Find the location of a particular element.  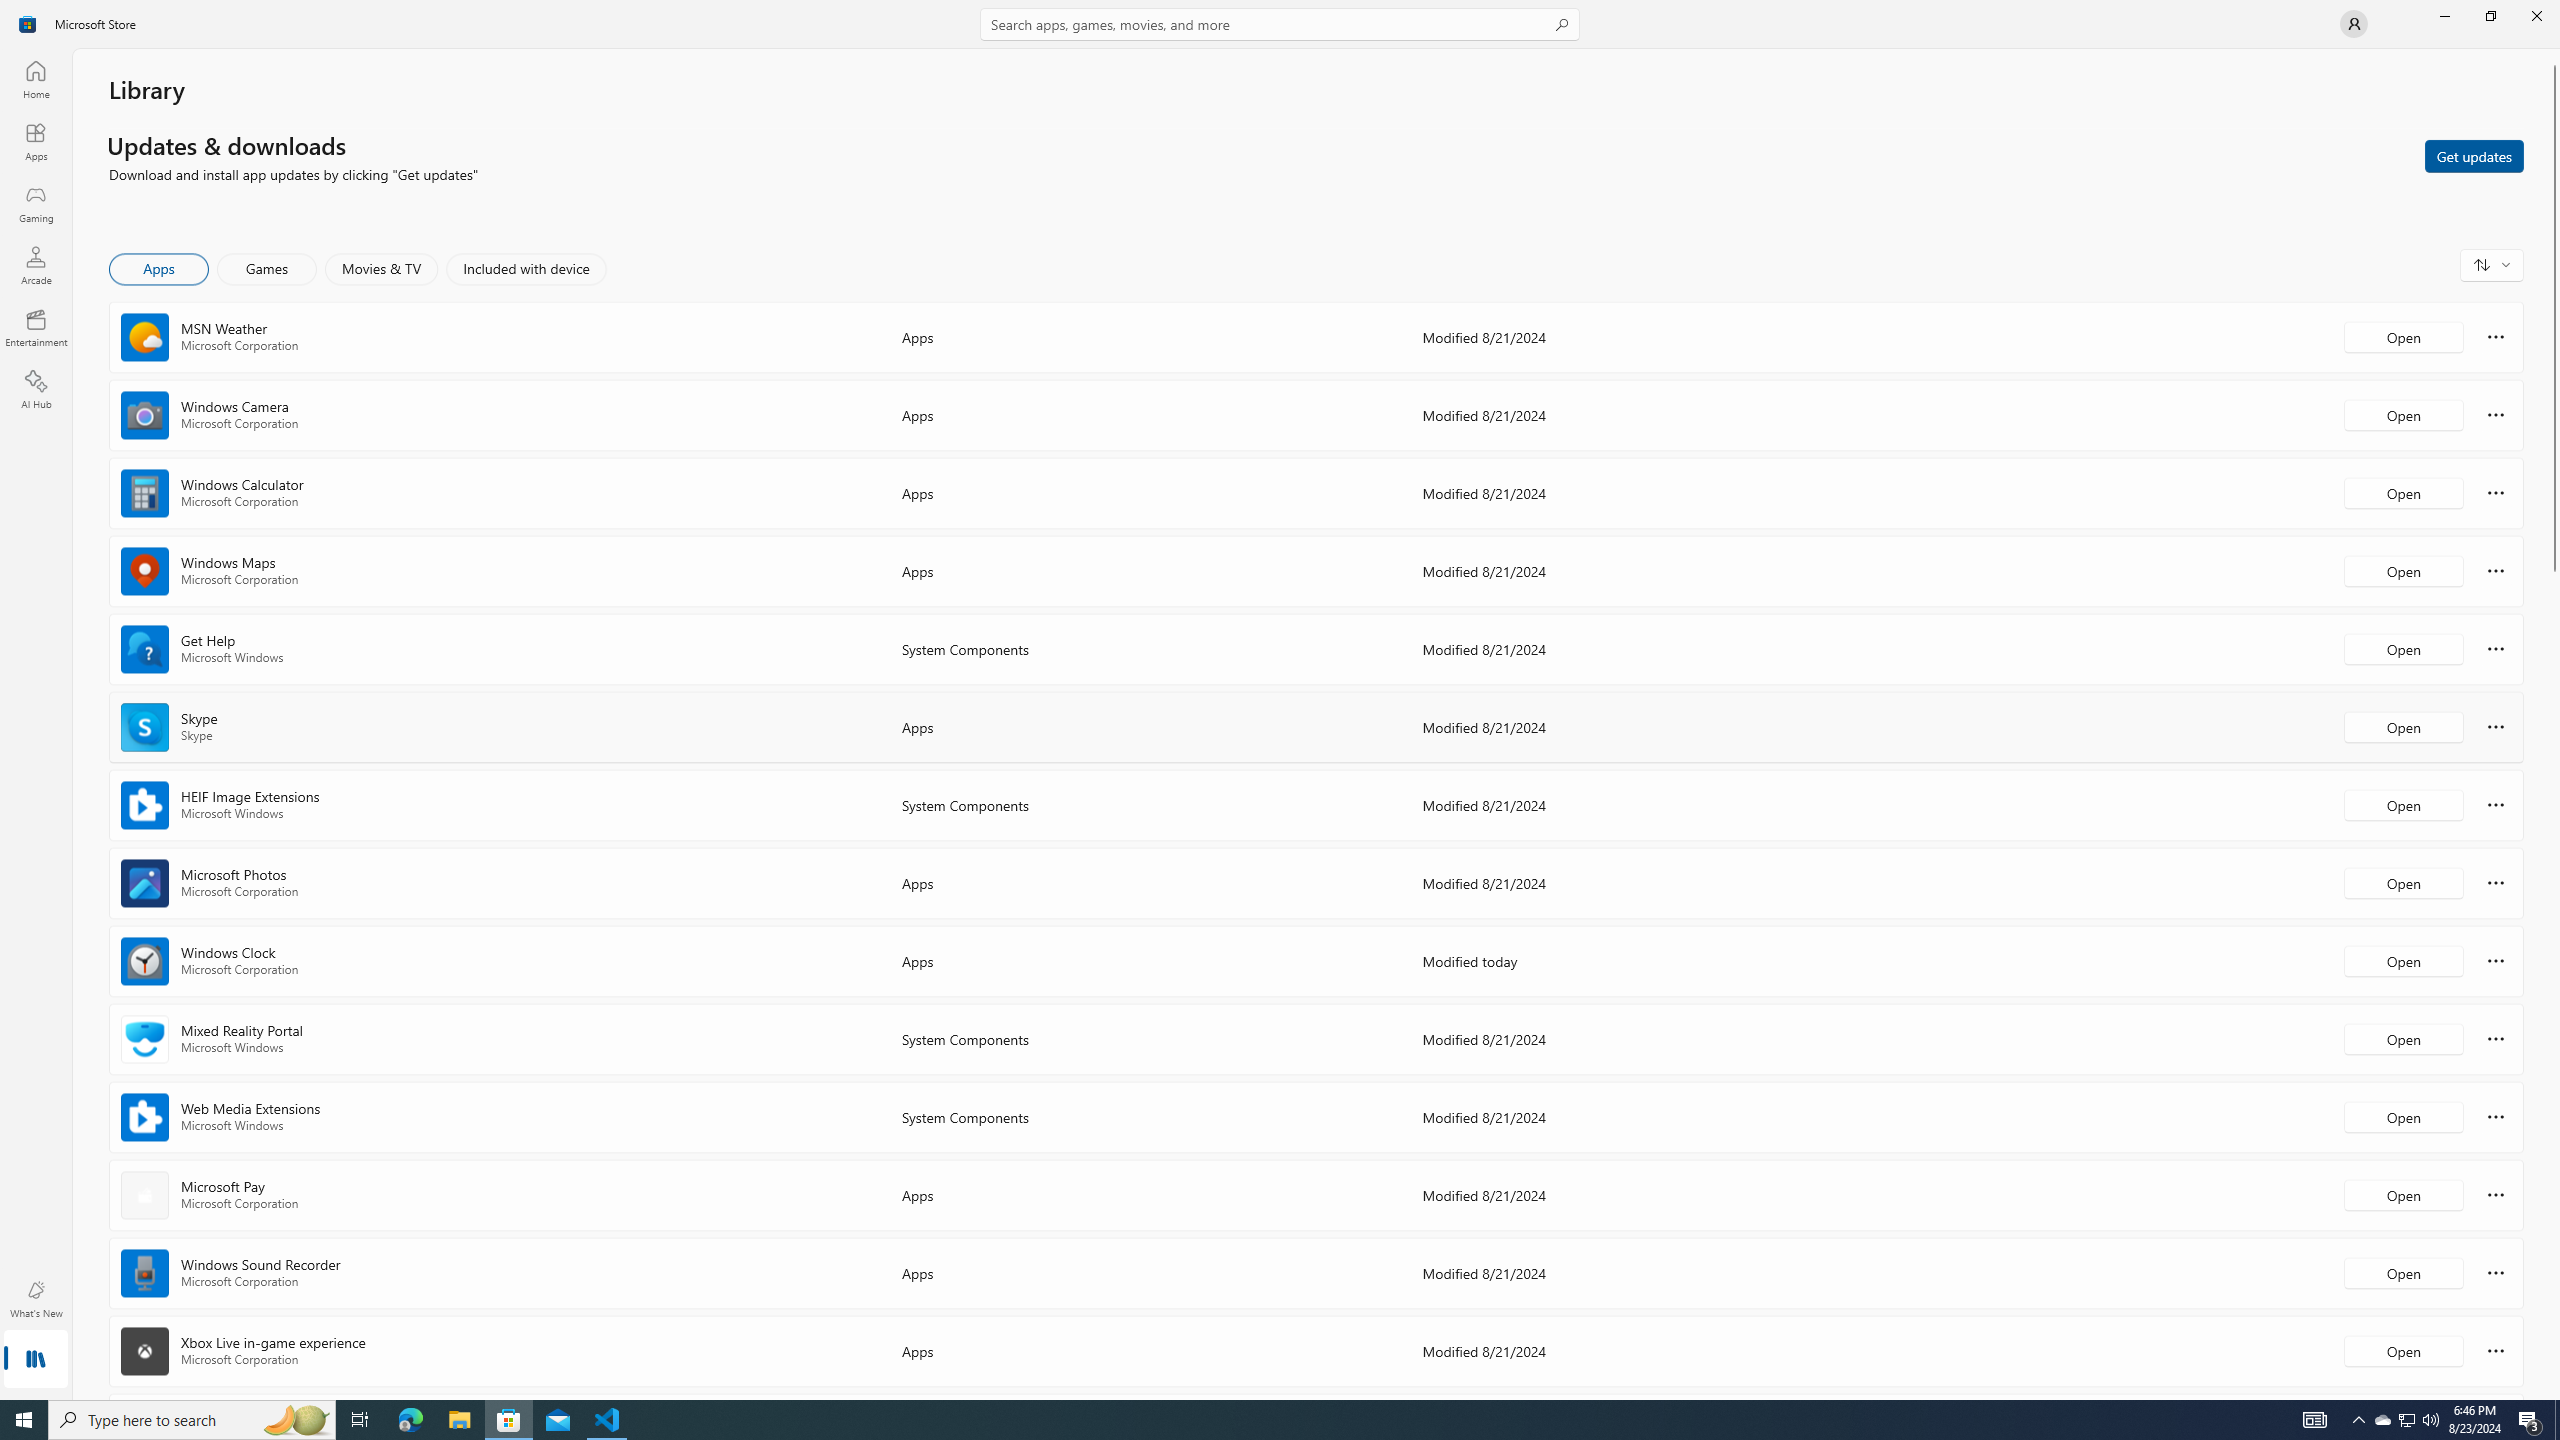

'What' is located at coordinates (34, 1298).